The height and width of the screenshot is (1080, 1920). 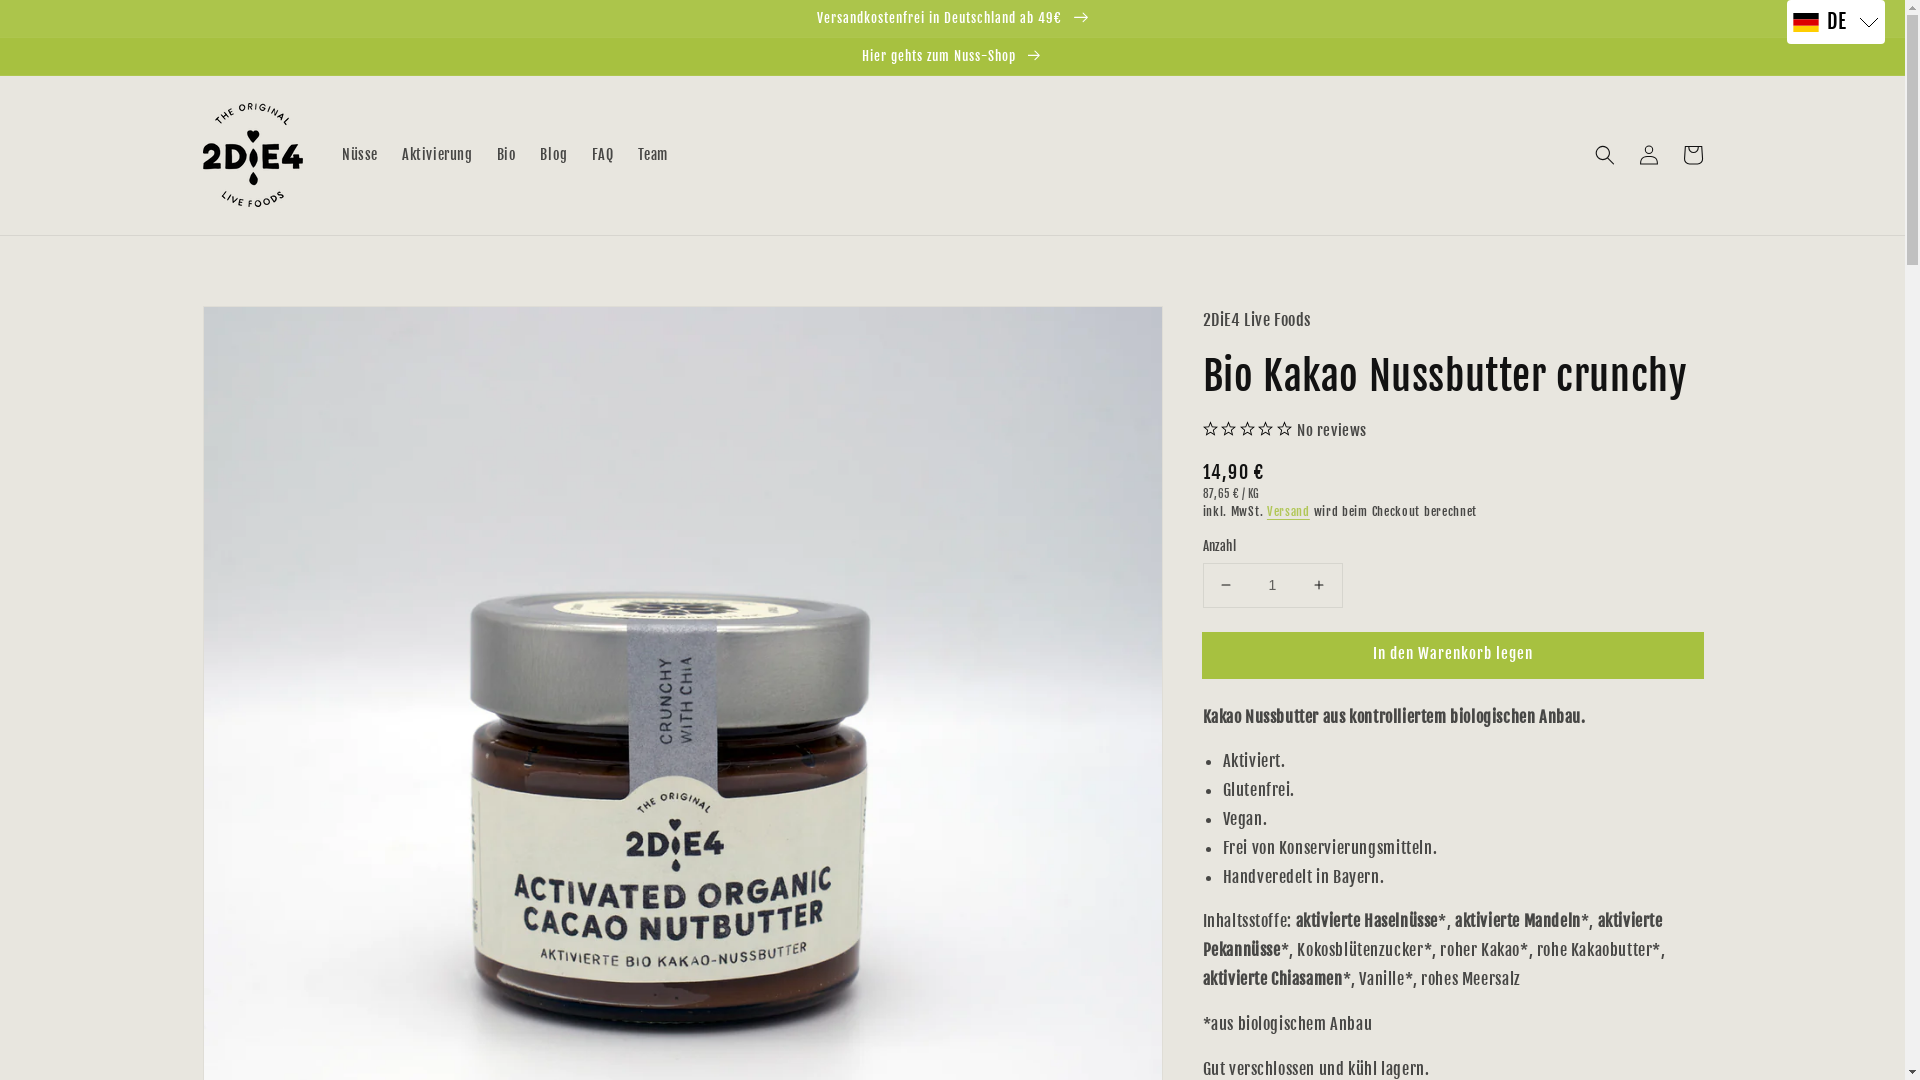 I want to click on 'Aktivierung', so click(x=389, y=153).